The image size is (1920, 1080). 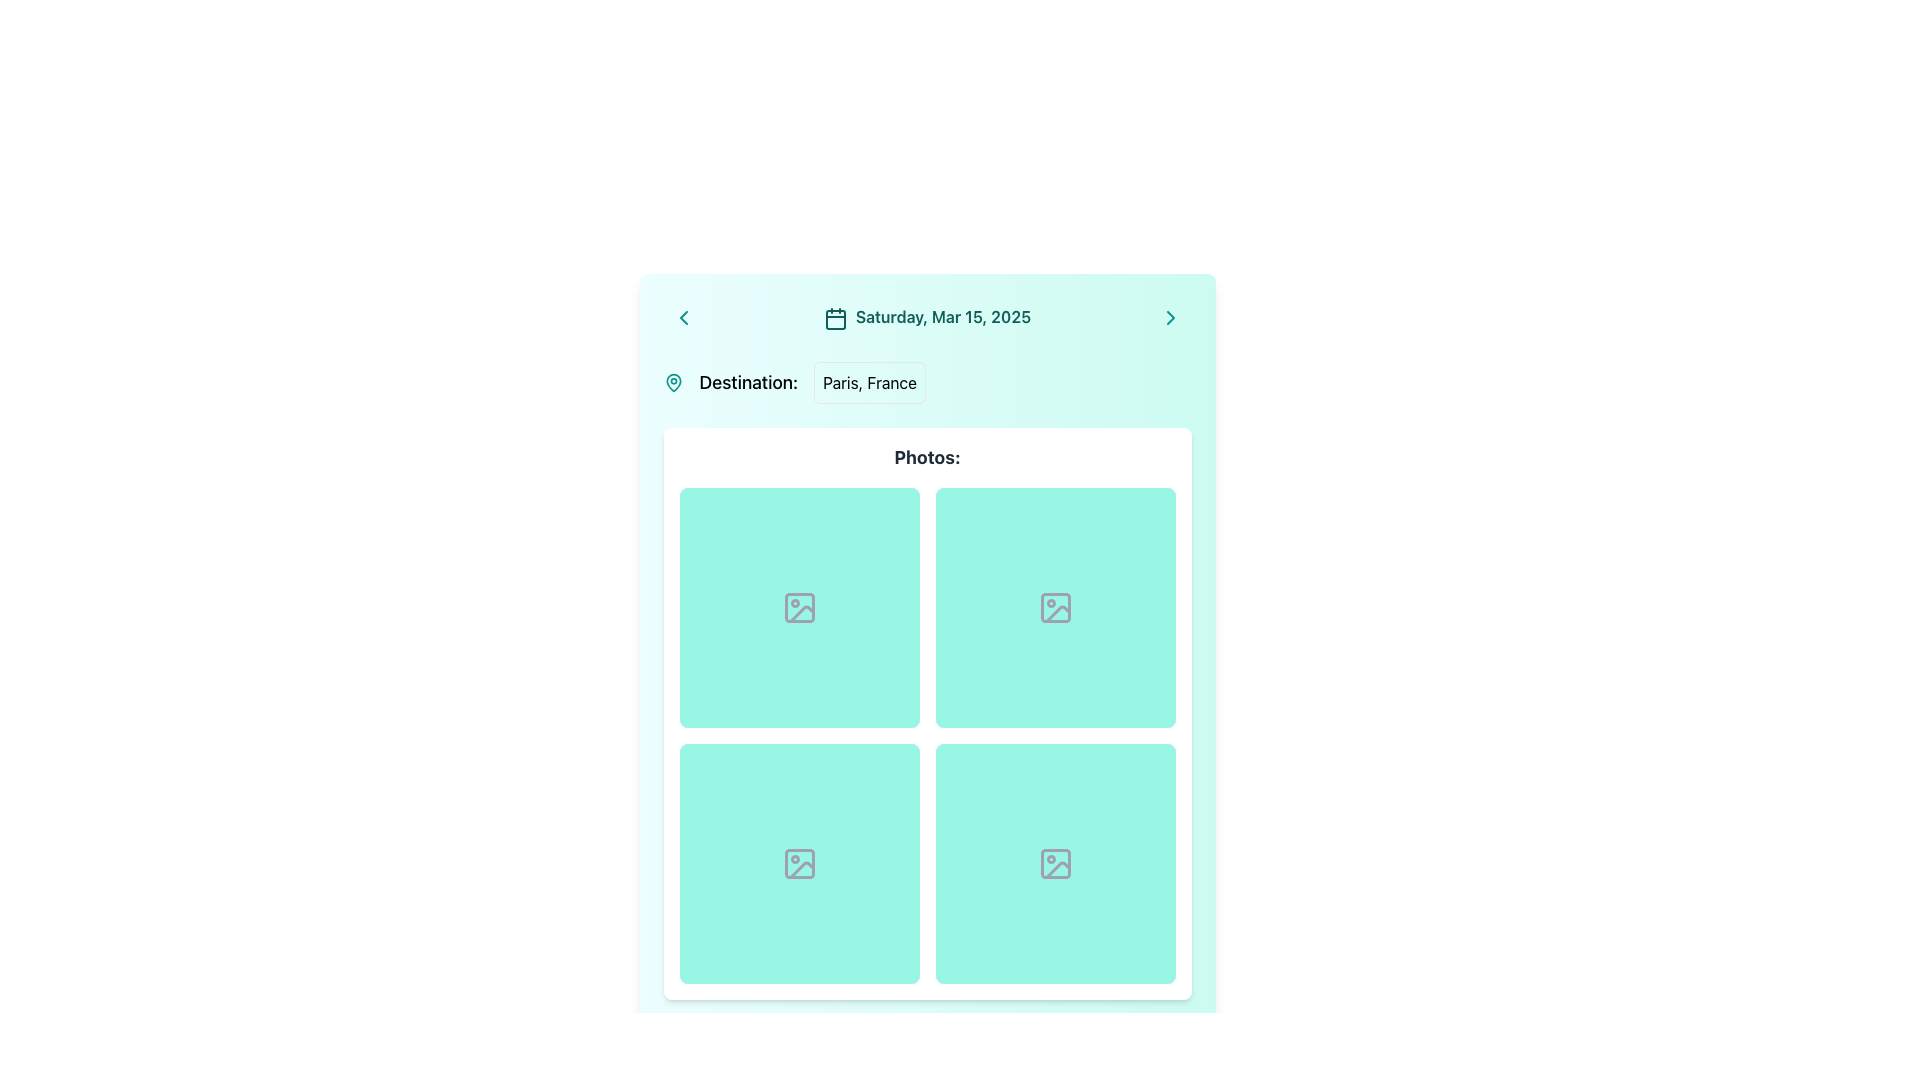 I want to click on the Chevron Left icon located at the upper left corner of the content area, so click(x=683, y=316).